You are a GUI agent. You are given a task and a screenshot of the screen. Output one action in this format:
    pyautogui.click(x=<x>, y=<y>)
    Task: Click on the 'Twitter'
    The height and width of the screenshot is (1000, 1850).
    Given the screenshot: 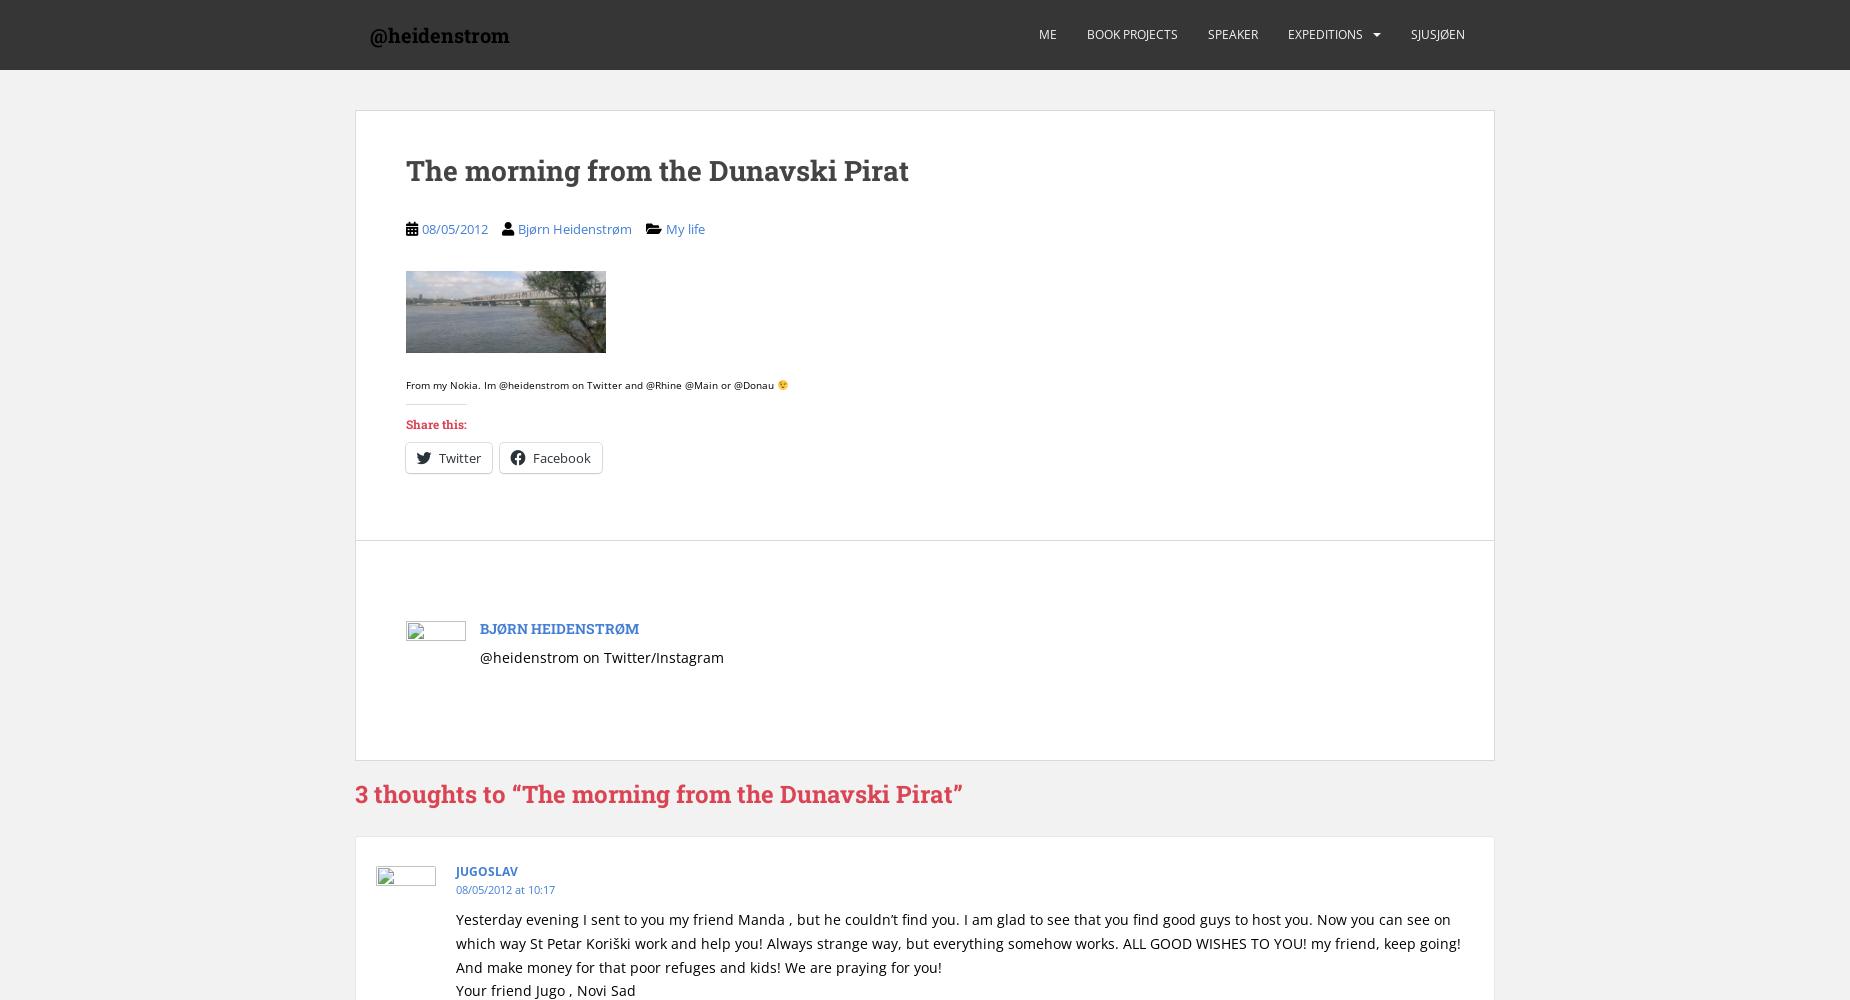 What is the action you would take?
    pyautogui.click(x=458, y=456)
    